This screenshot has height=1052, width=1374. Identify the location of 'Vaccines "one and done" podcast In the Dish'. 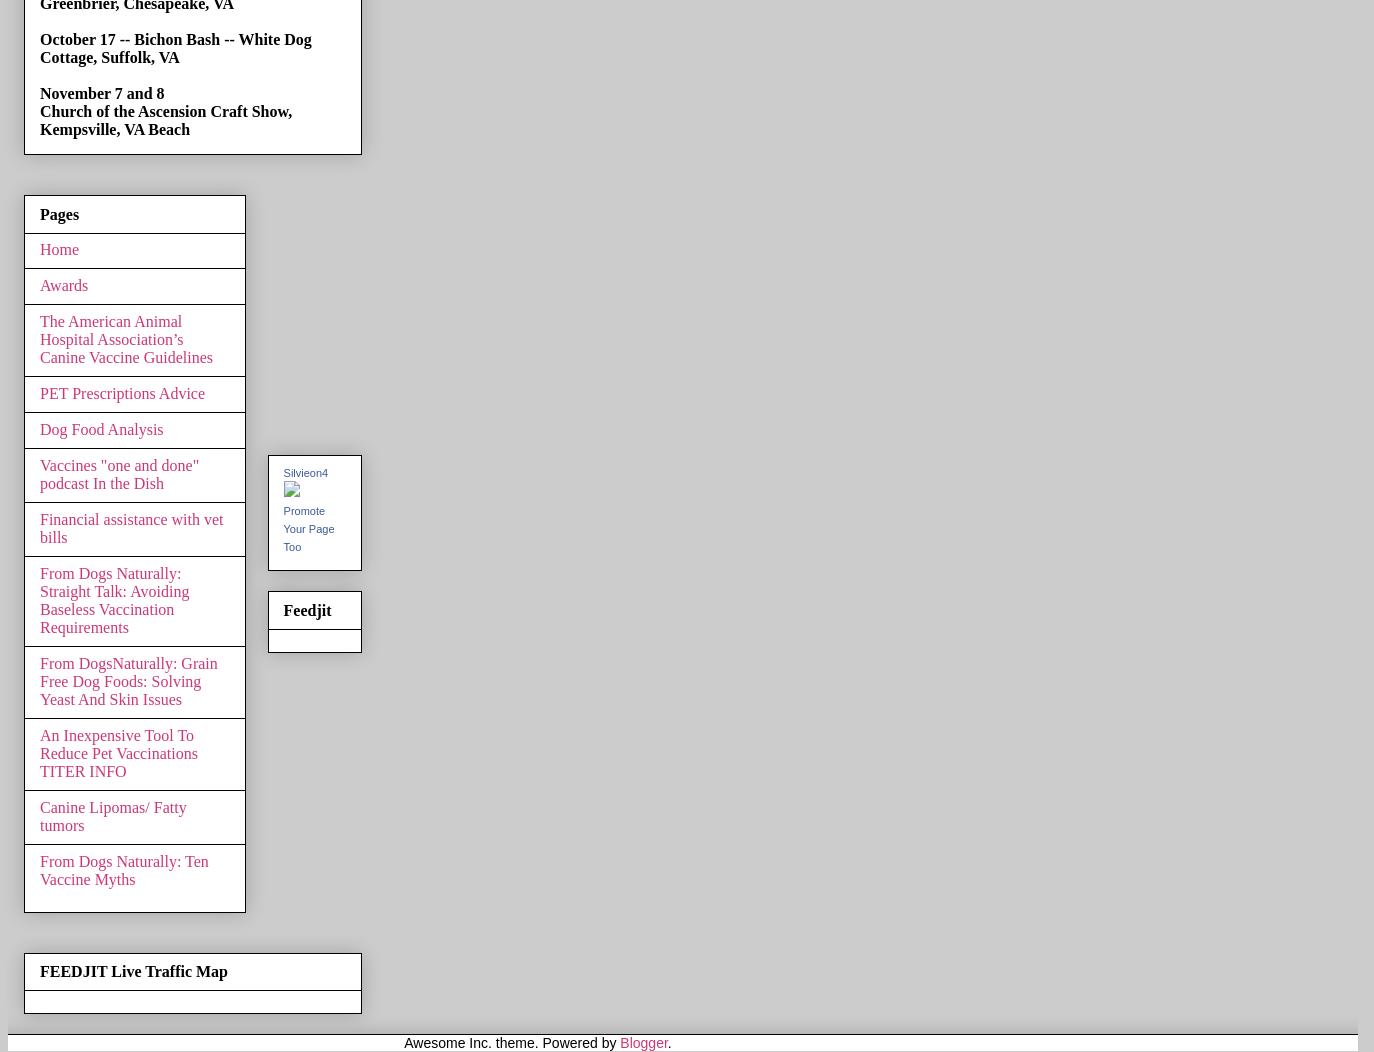
(118, 473).